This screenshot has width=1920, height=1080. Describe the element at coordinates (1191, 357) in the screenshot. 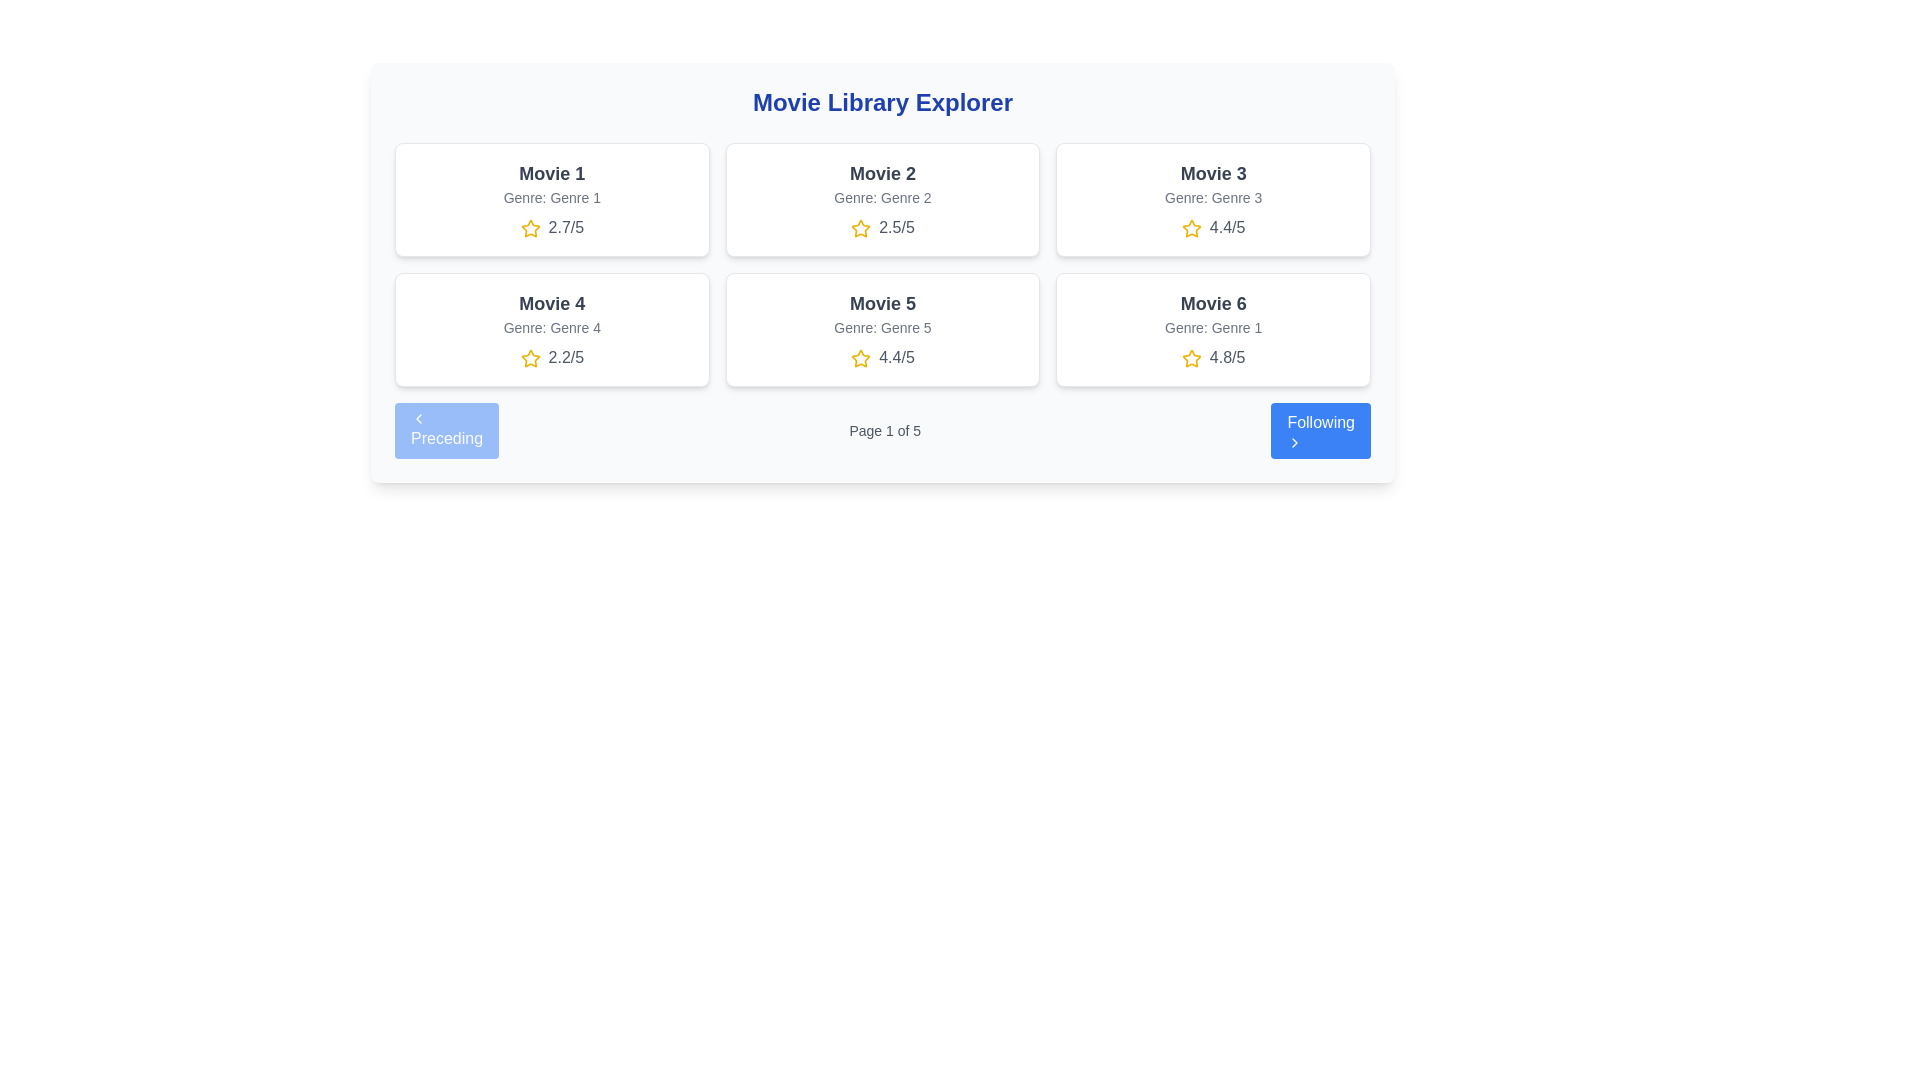

I see `the star-shaped rating icon with a yellow outline located under the title and genre of 'Movie 6', which displays a rating of '4.8/5'` at that location.